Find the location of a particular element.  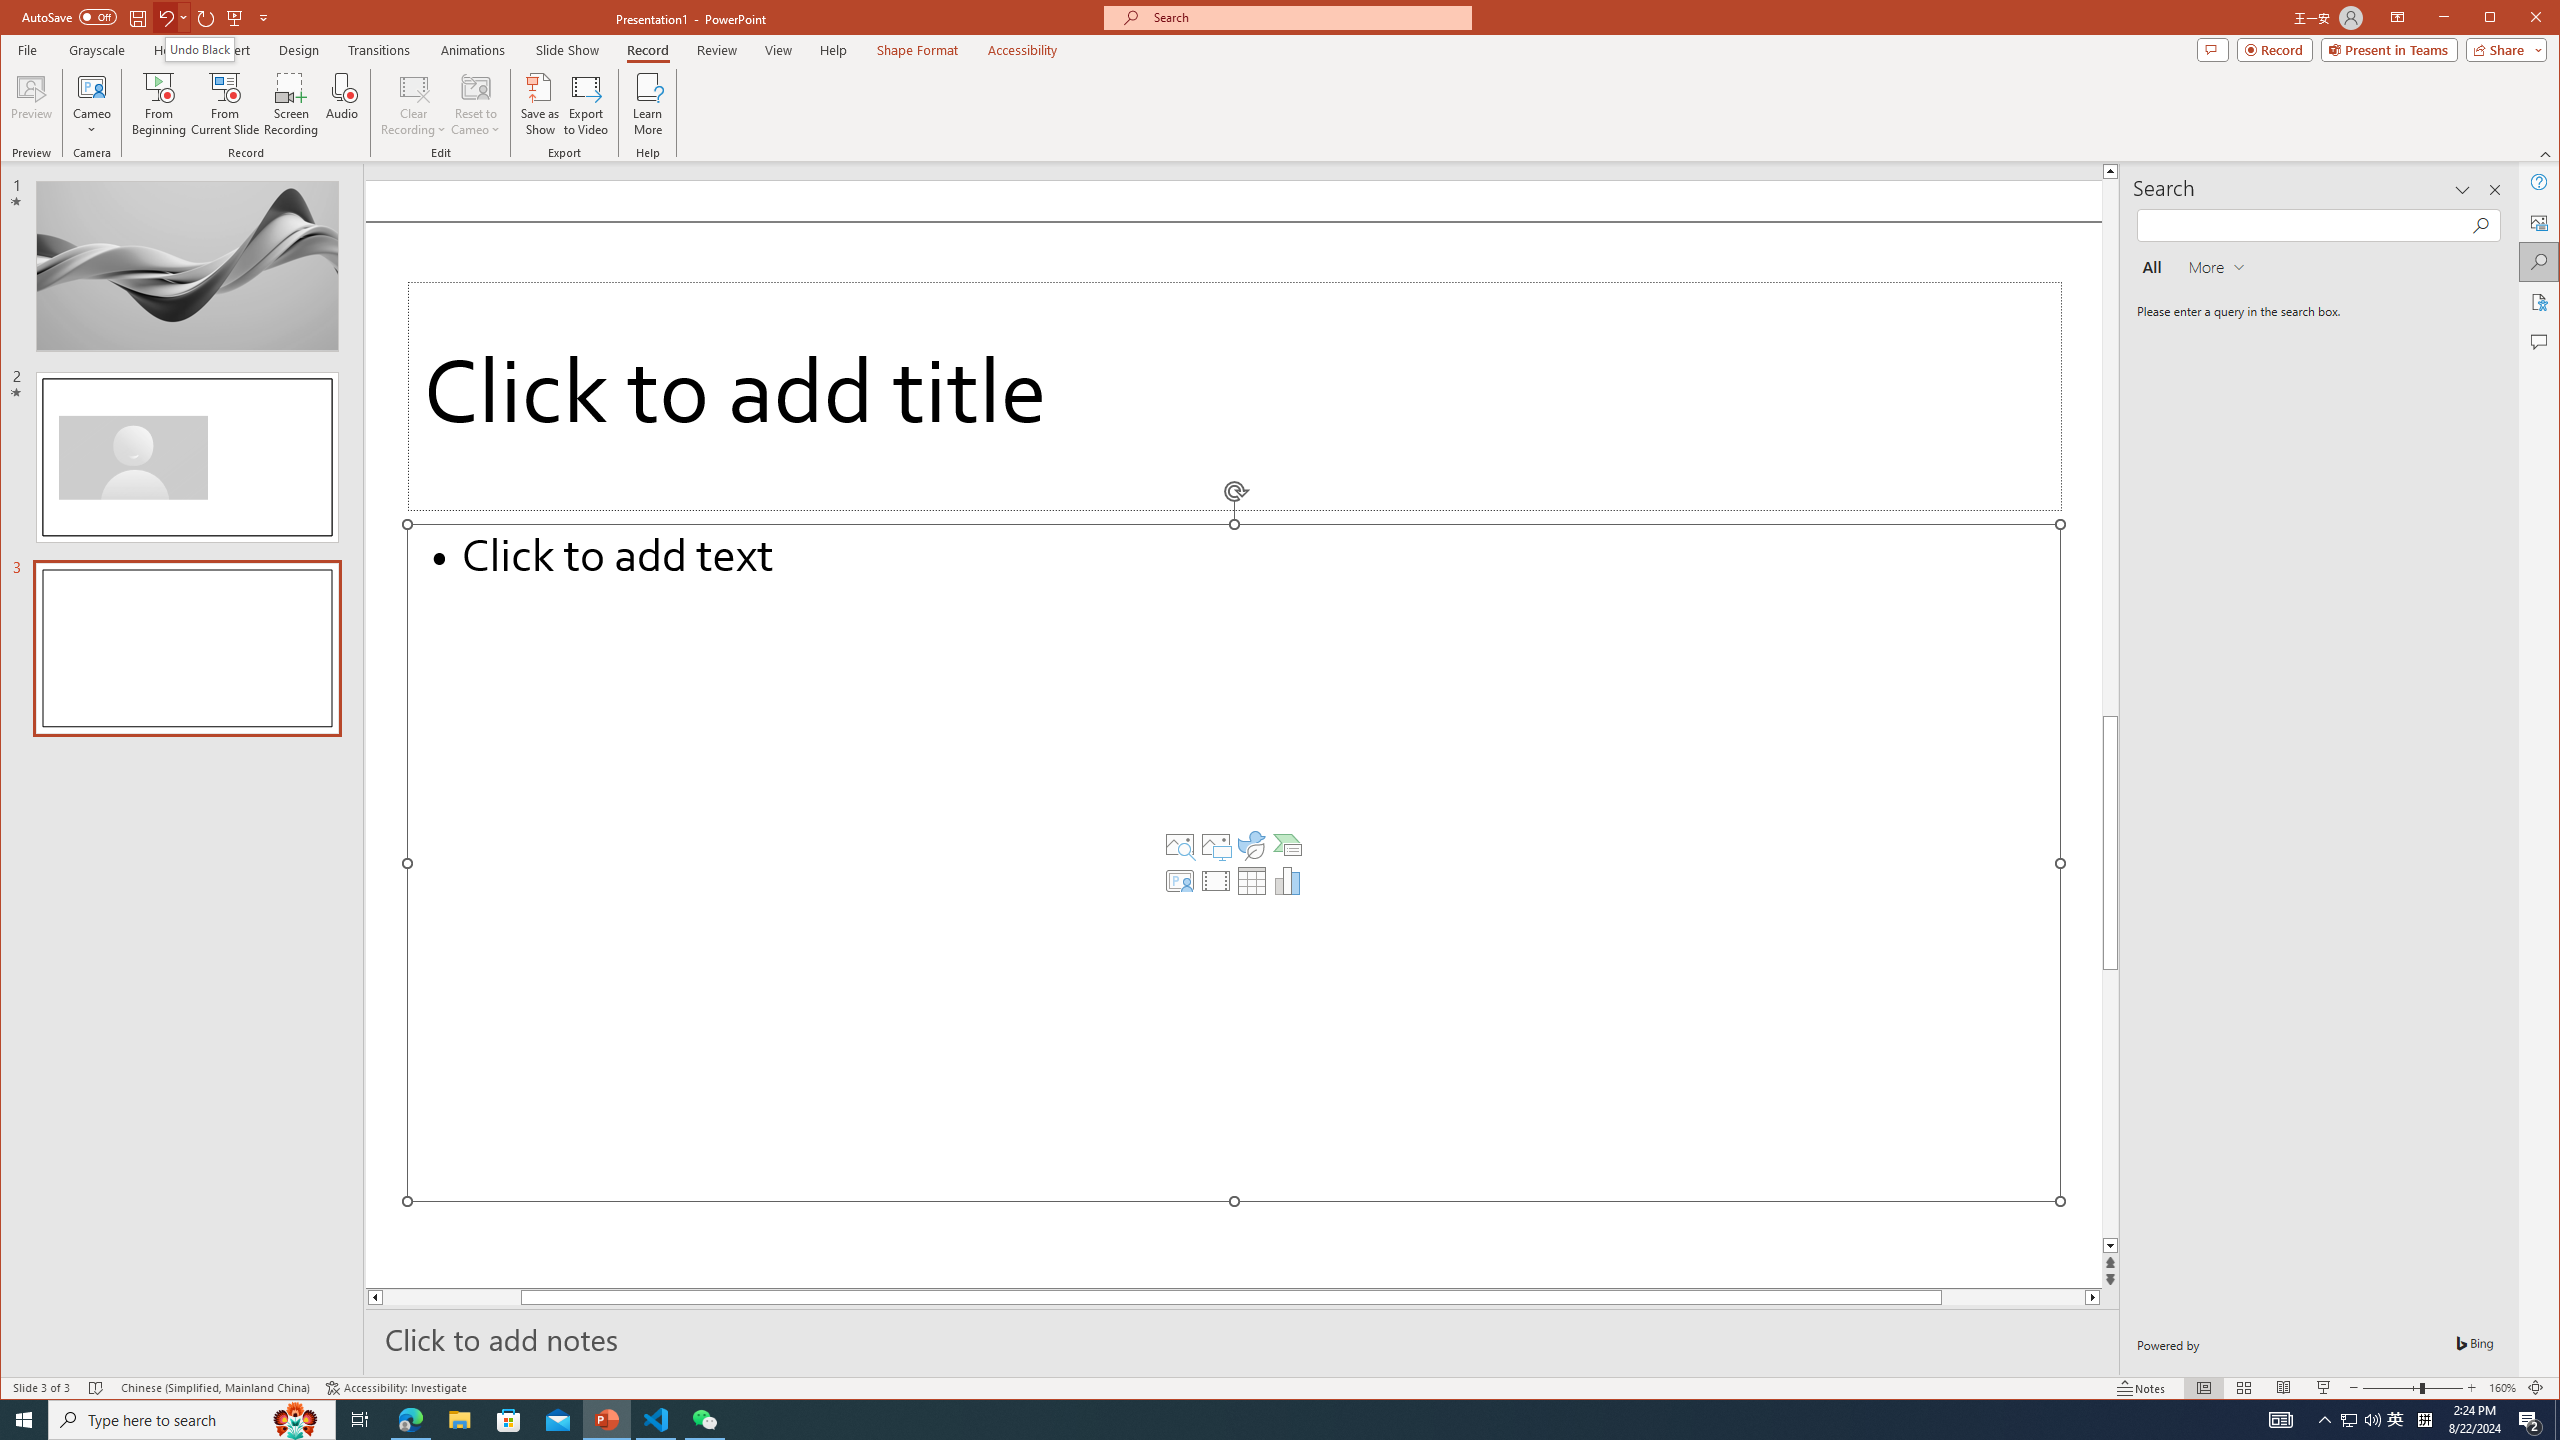

'Type here to search' is located at coordinates (191, 1418).